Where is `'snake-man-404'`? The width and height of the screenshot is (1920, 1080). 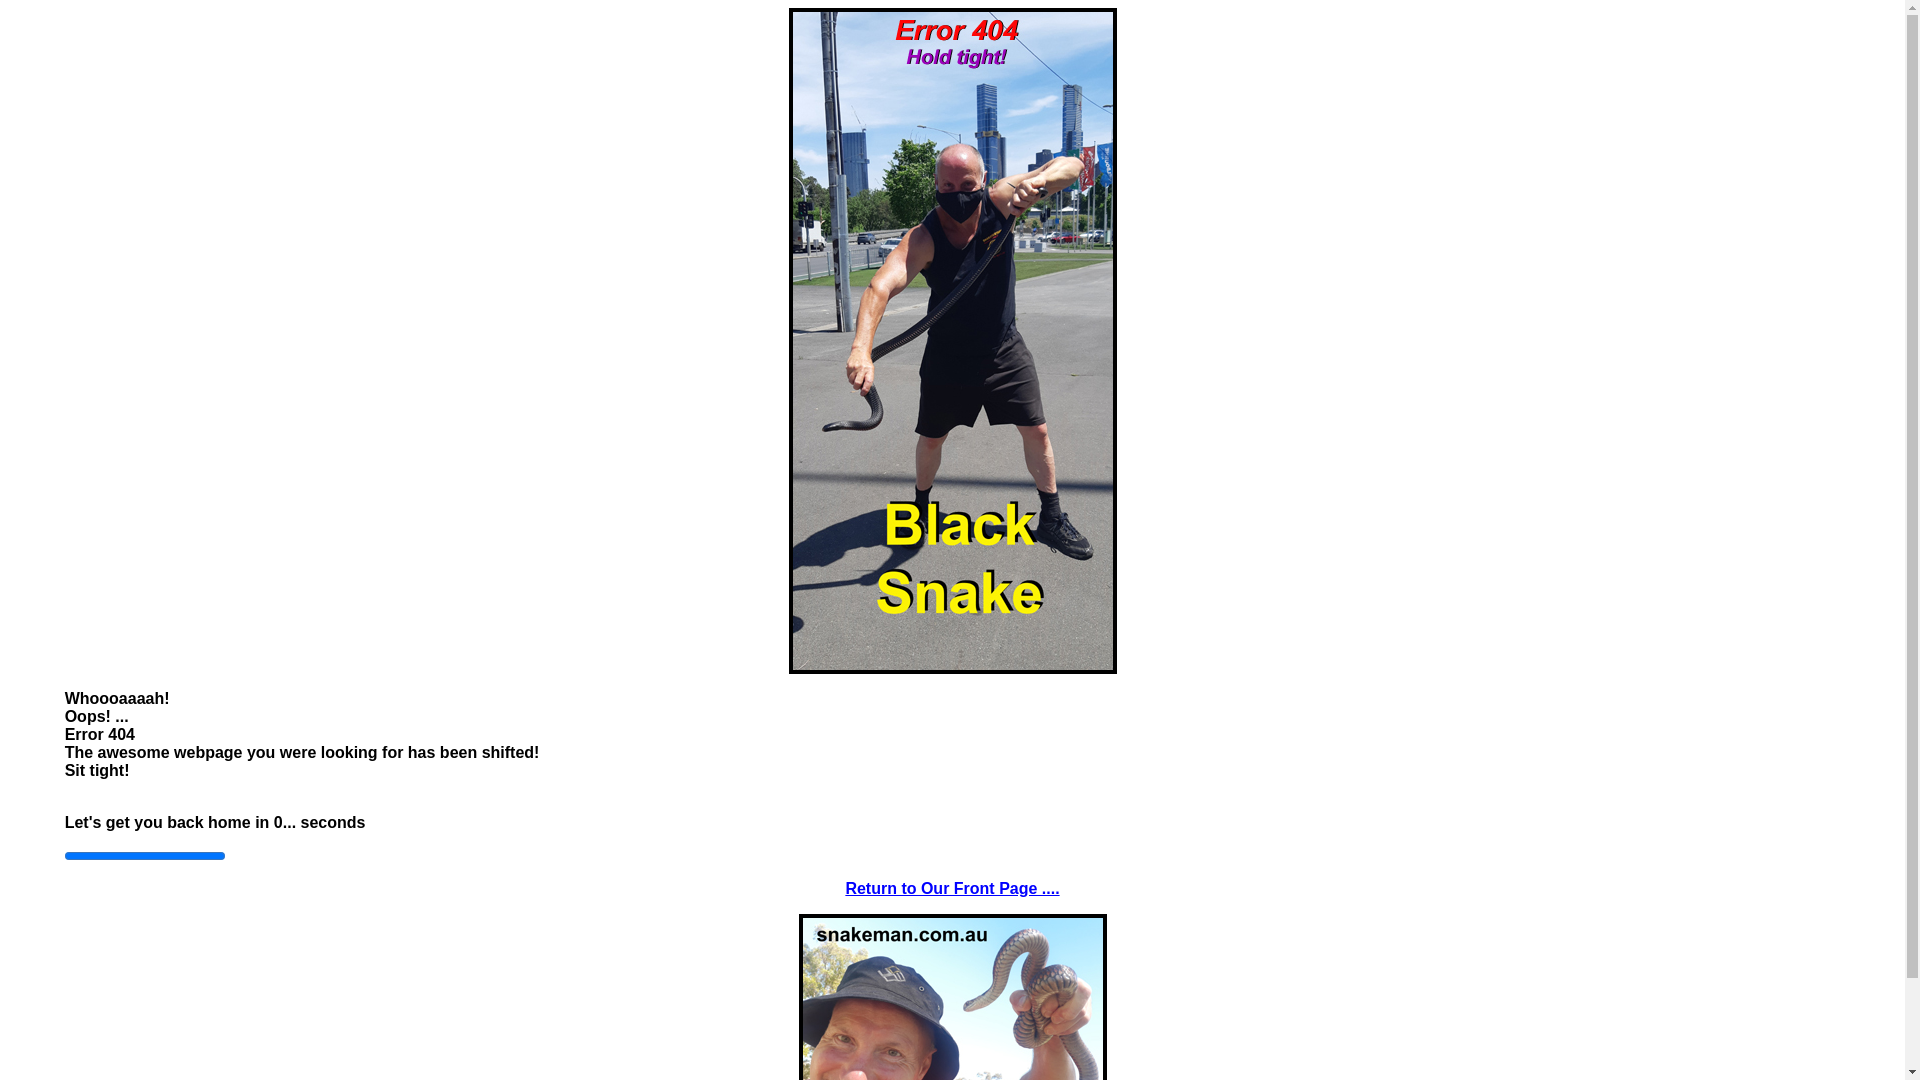
'snake-man-404' is located at coordinates (950, 339).